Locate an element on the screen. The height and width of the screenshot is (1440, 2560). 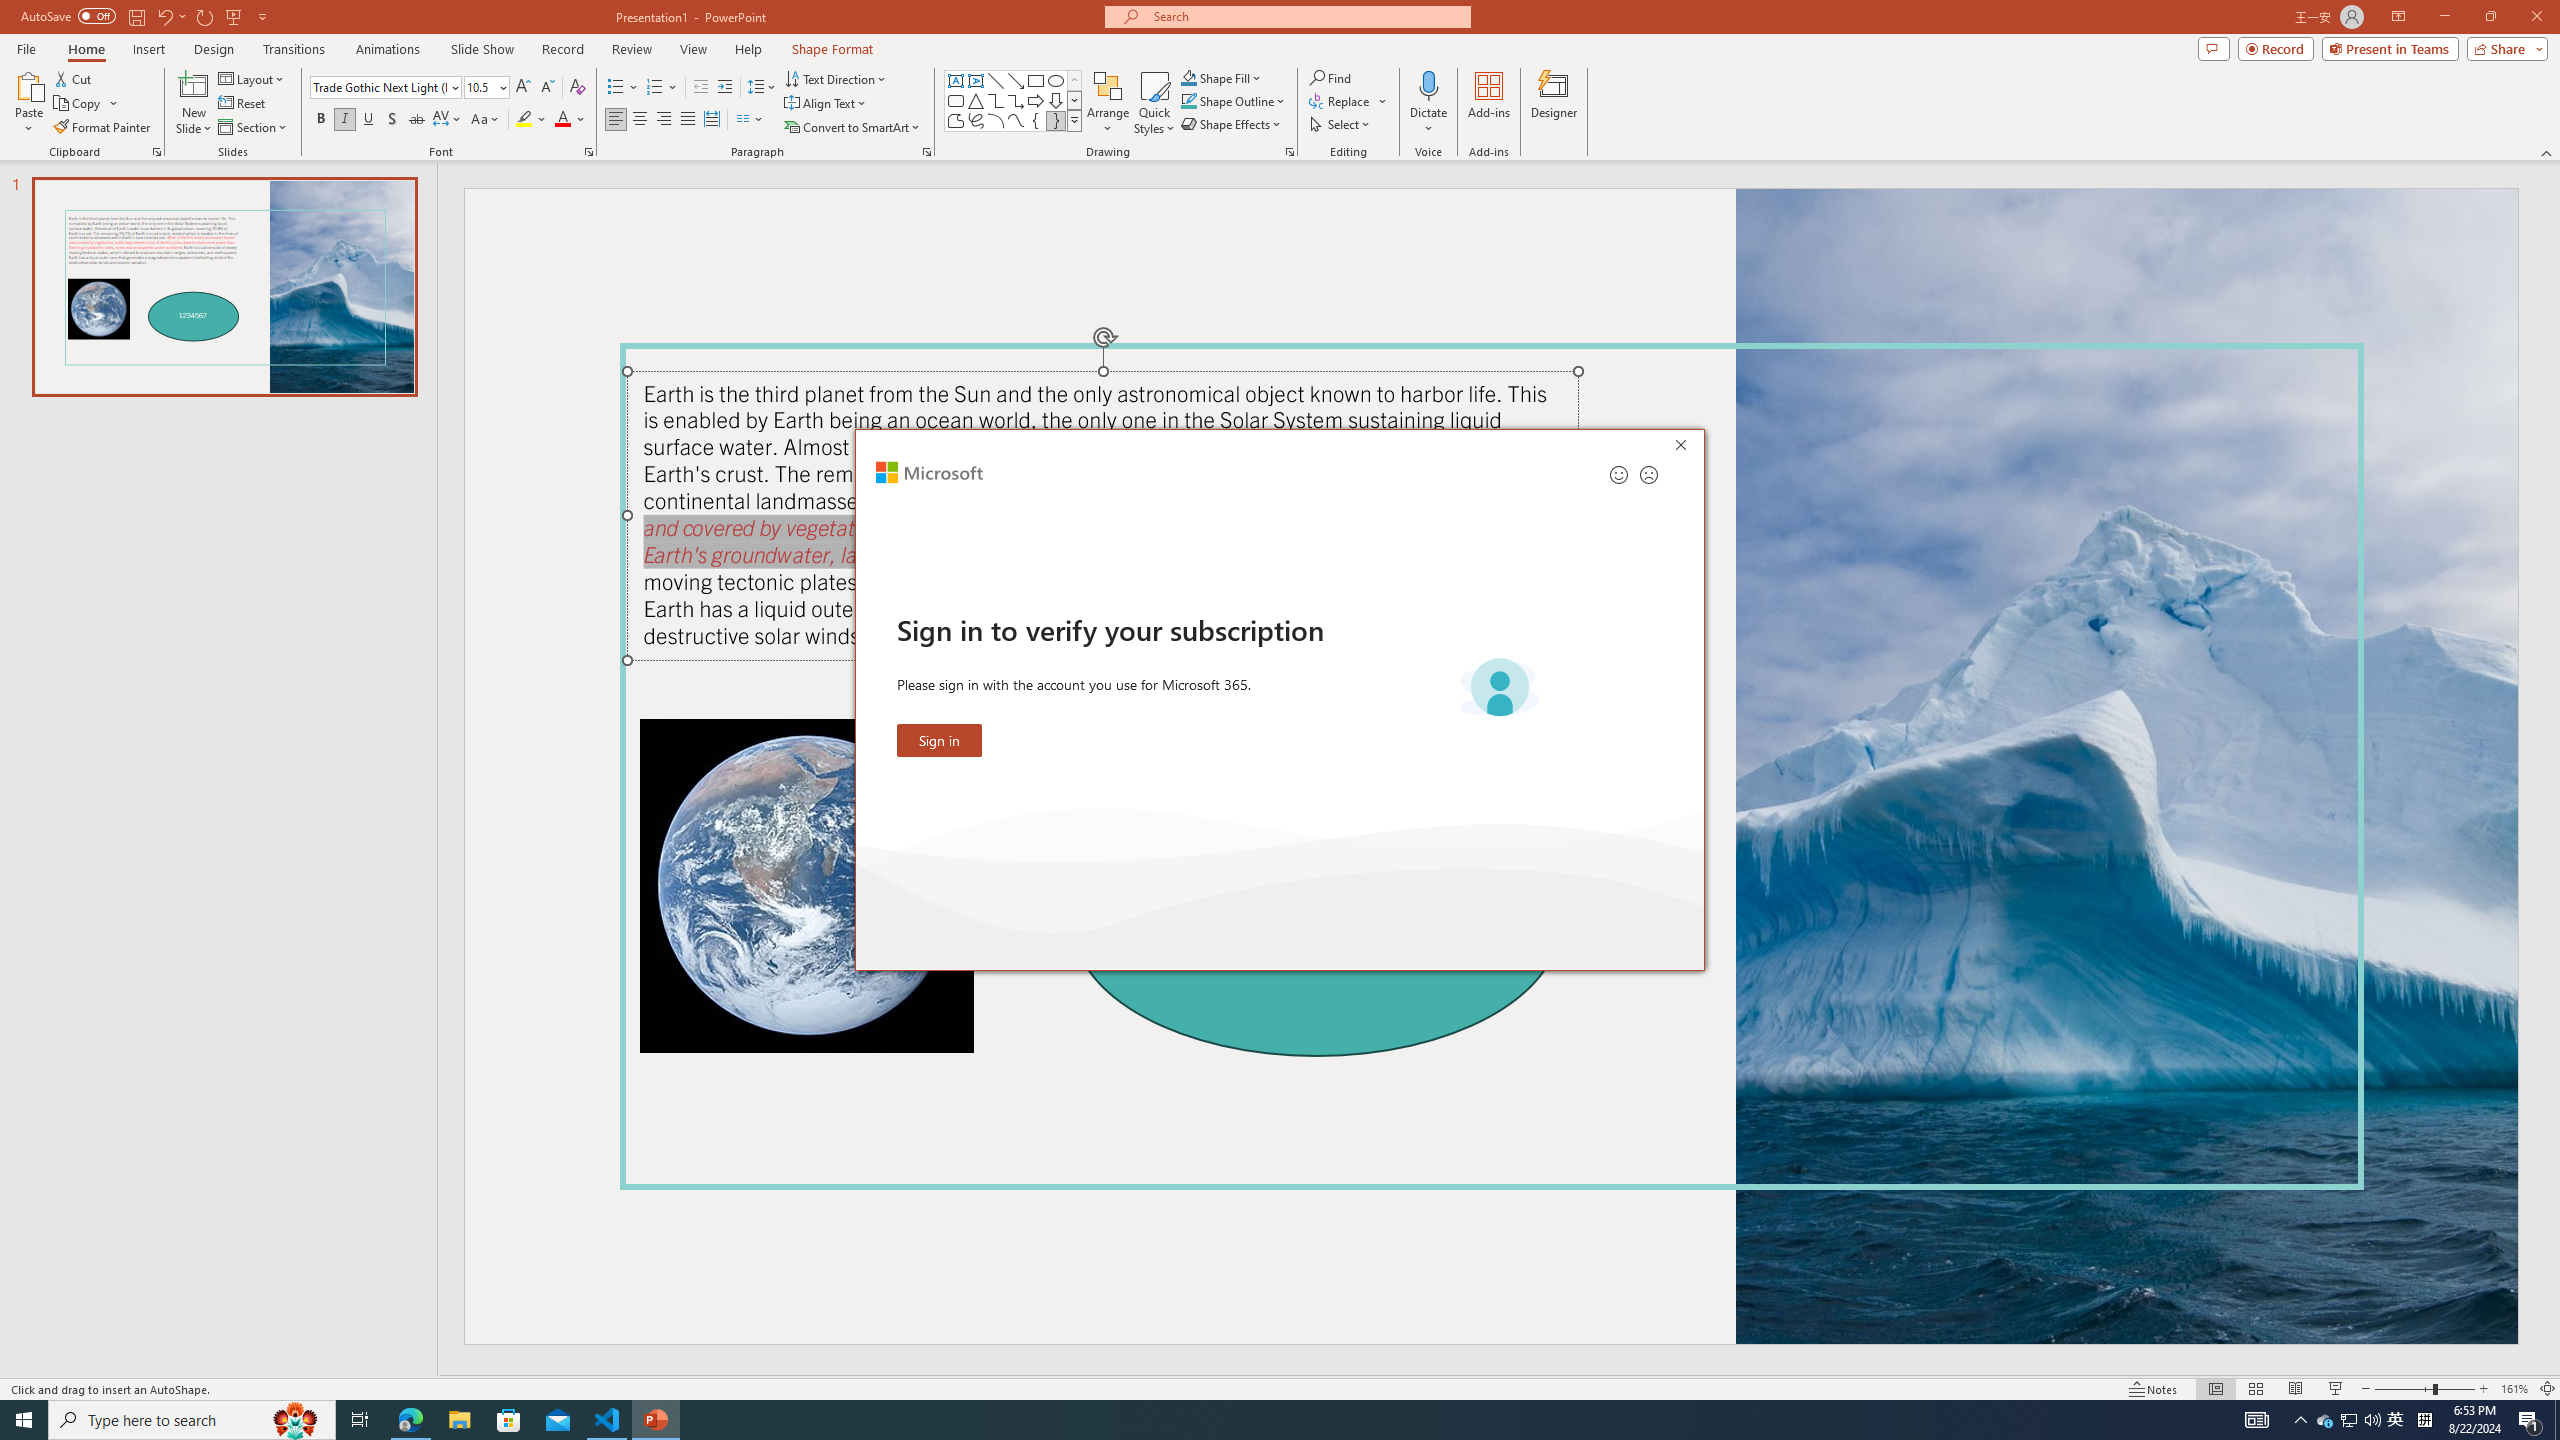
'Quick Styles' is located at coordinates (1153, 103).